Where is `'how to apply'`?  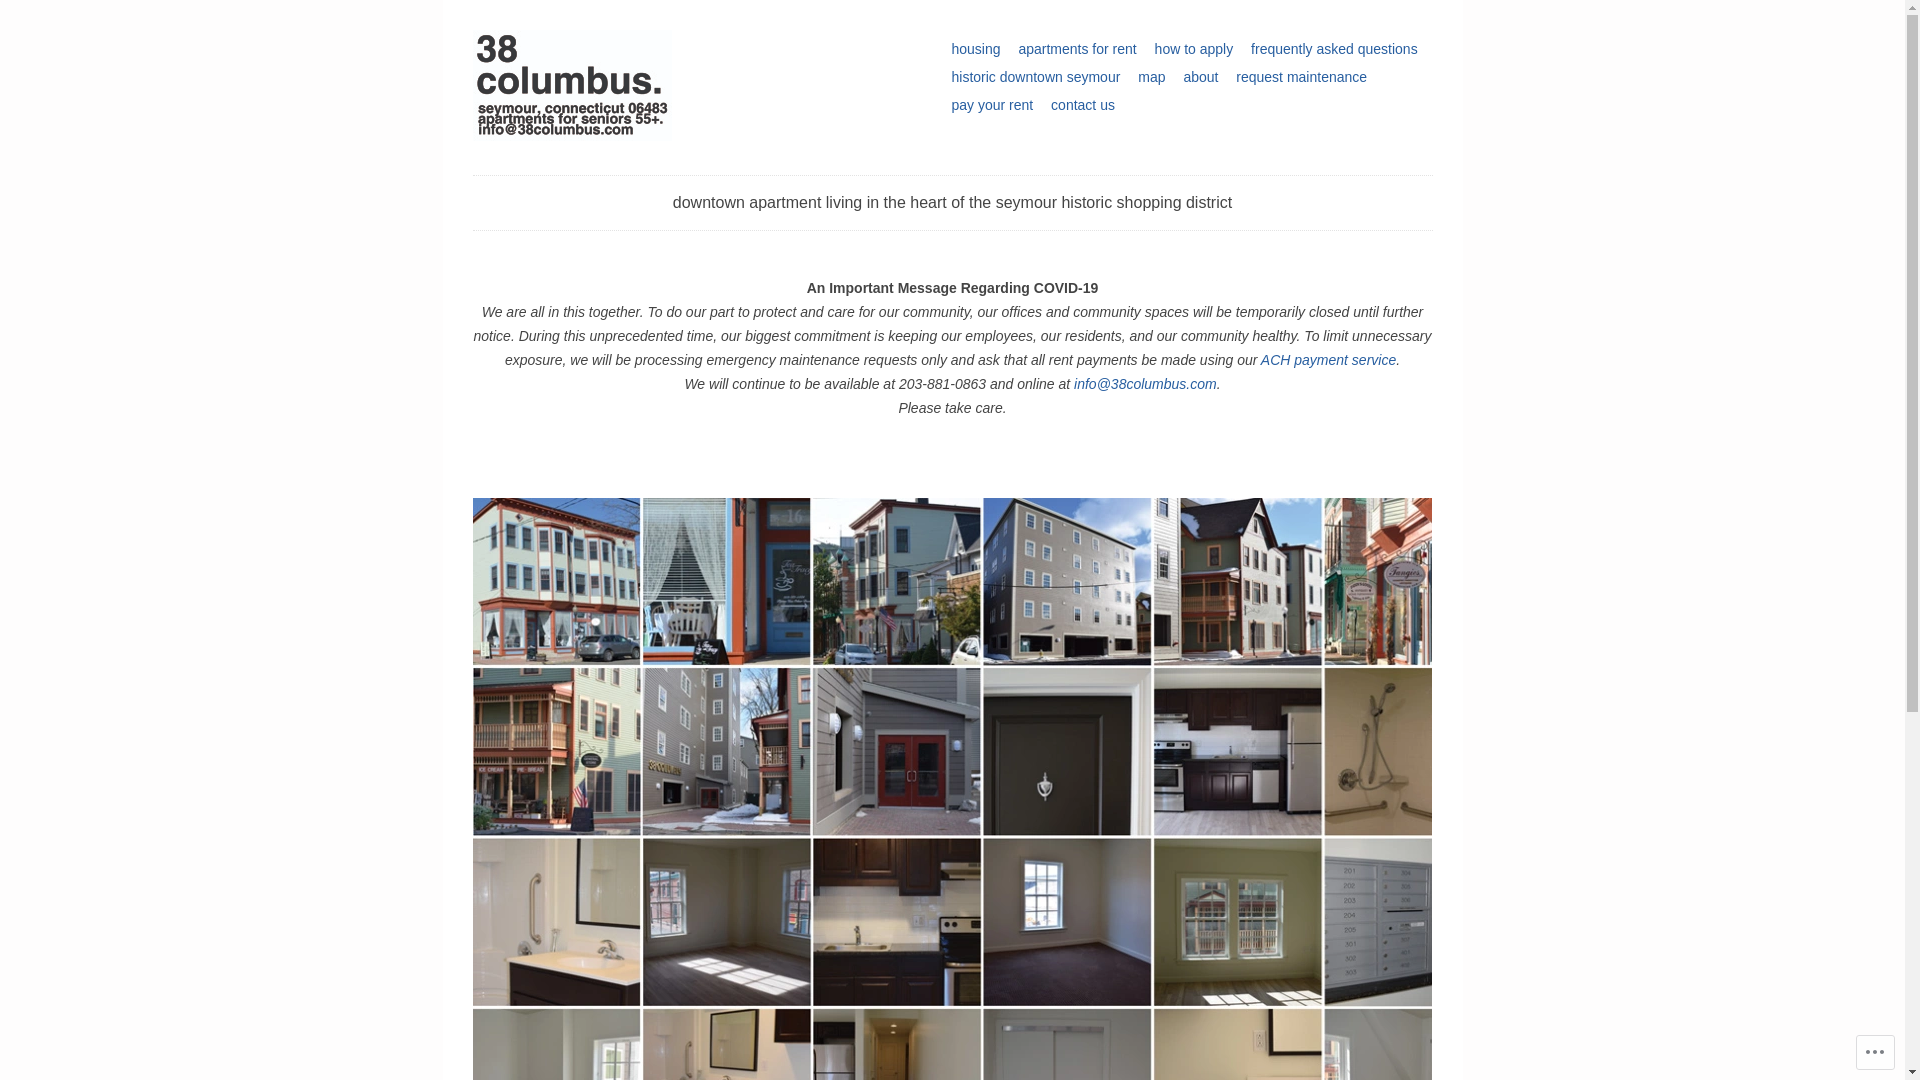 'how to apply' is located at coordinates (1194, 48).